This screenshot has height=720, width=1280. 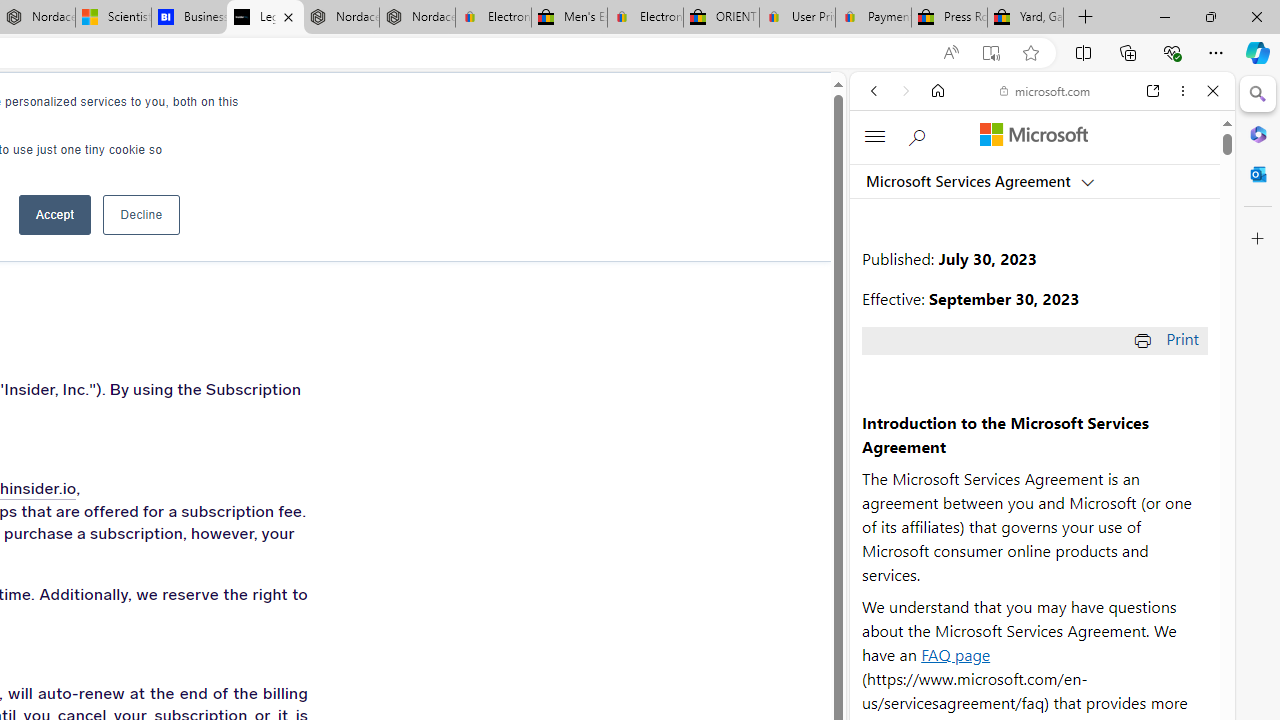 What do you see at coordinates (140, 214) in the screenshot?
I see `'Decline'` at bounding box center [140, 214].